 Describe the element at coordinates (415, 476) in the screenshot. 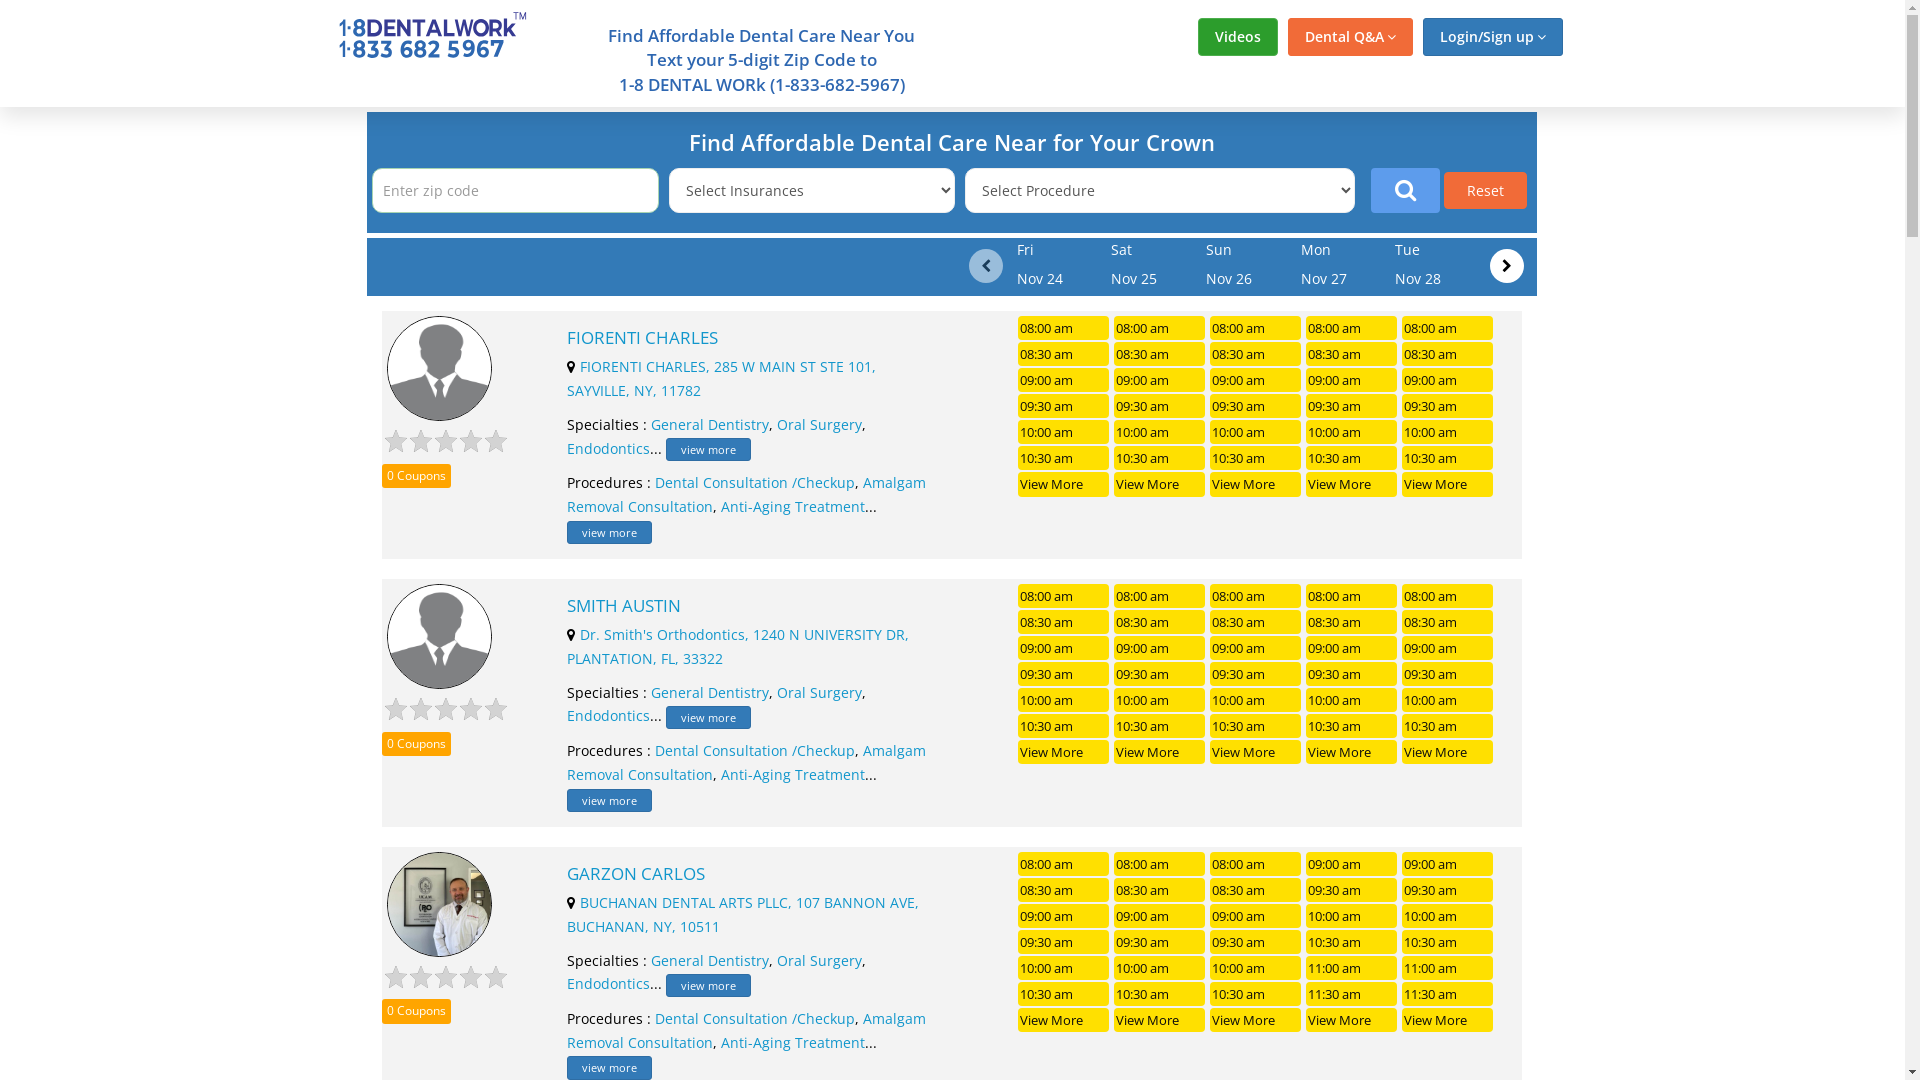

I see `'0 Coupons'` at that location.